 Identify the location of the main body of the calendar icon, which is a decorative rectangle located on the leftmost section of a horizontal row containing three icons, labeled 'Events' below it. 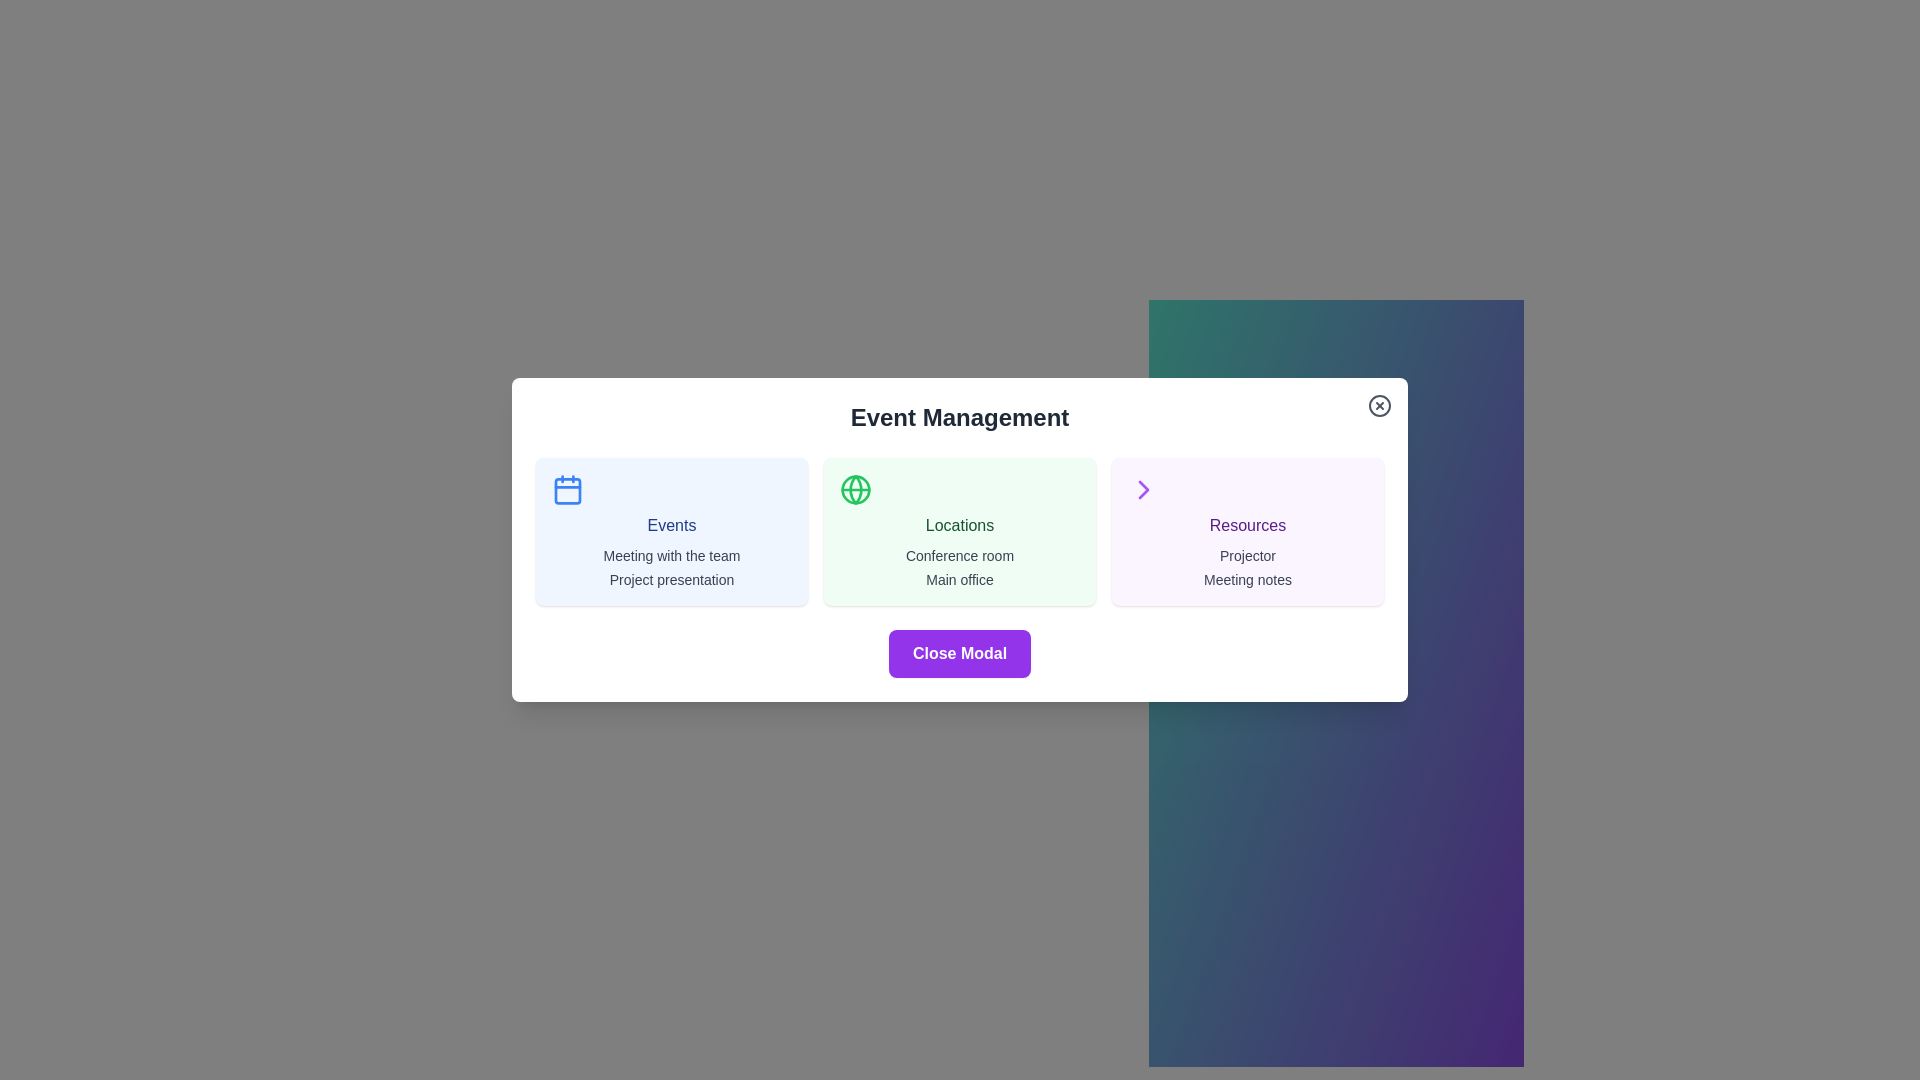
(566, 490).